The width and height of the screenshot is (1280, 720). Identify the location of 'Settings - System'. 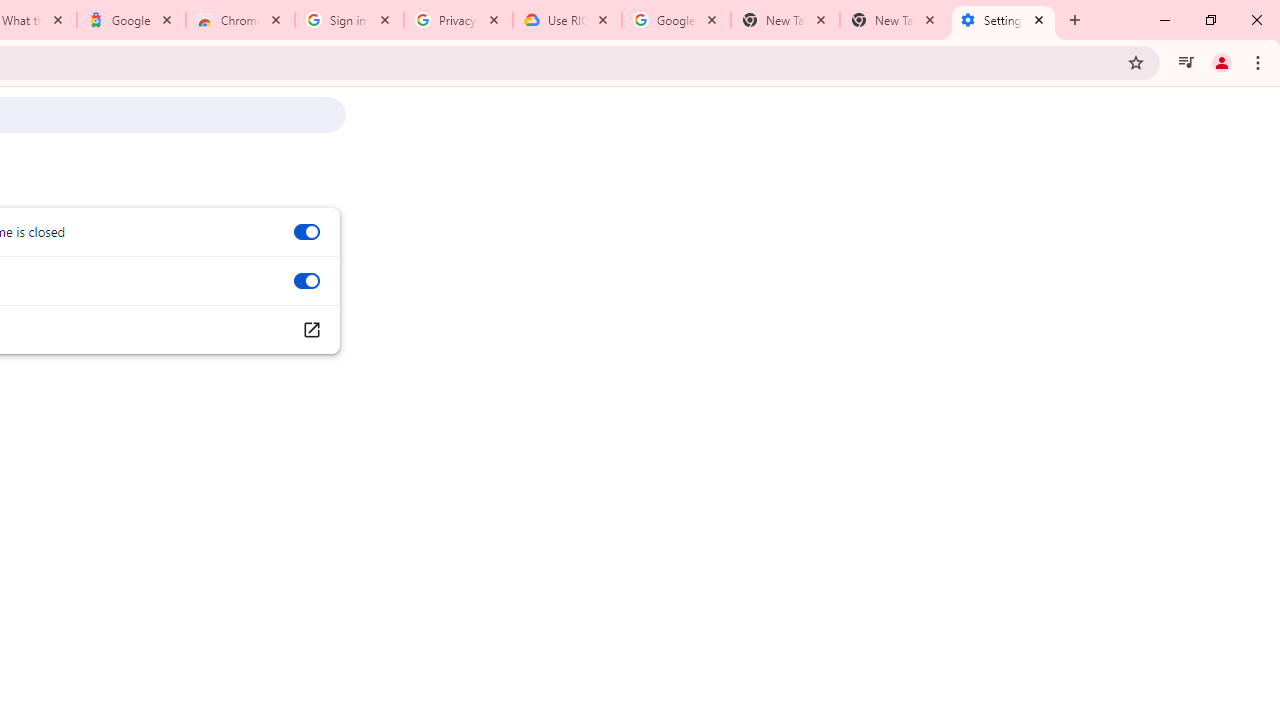
(1003, 20).